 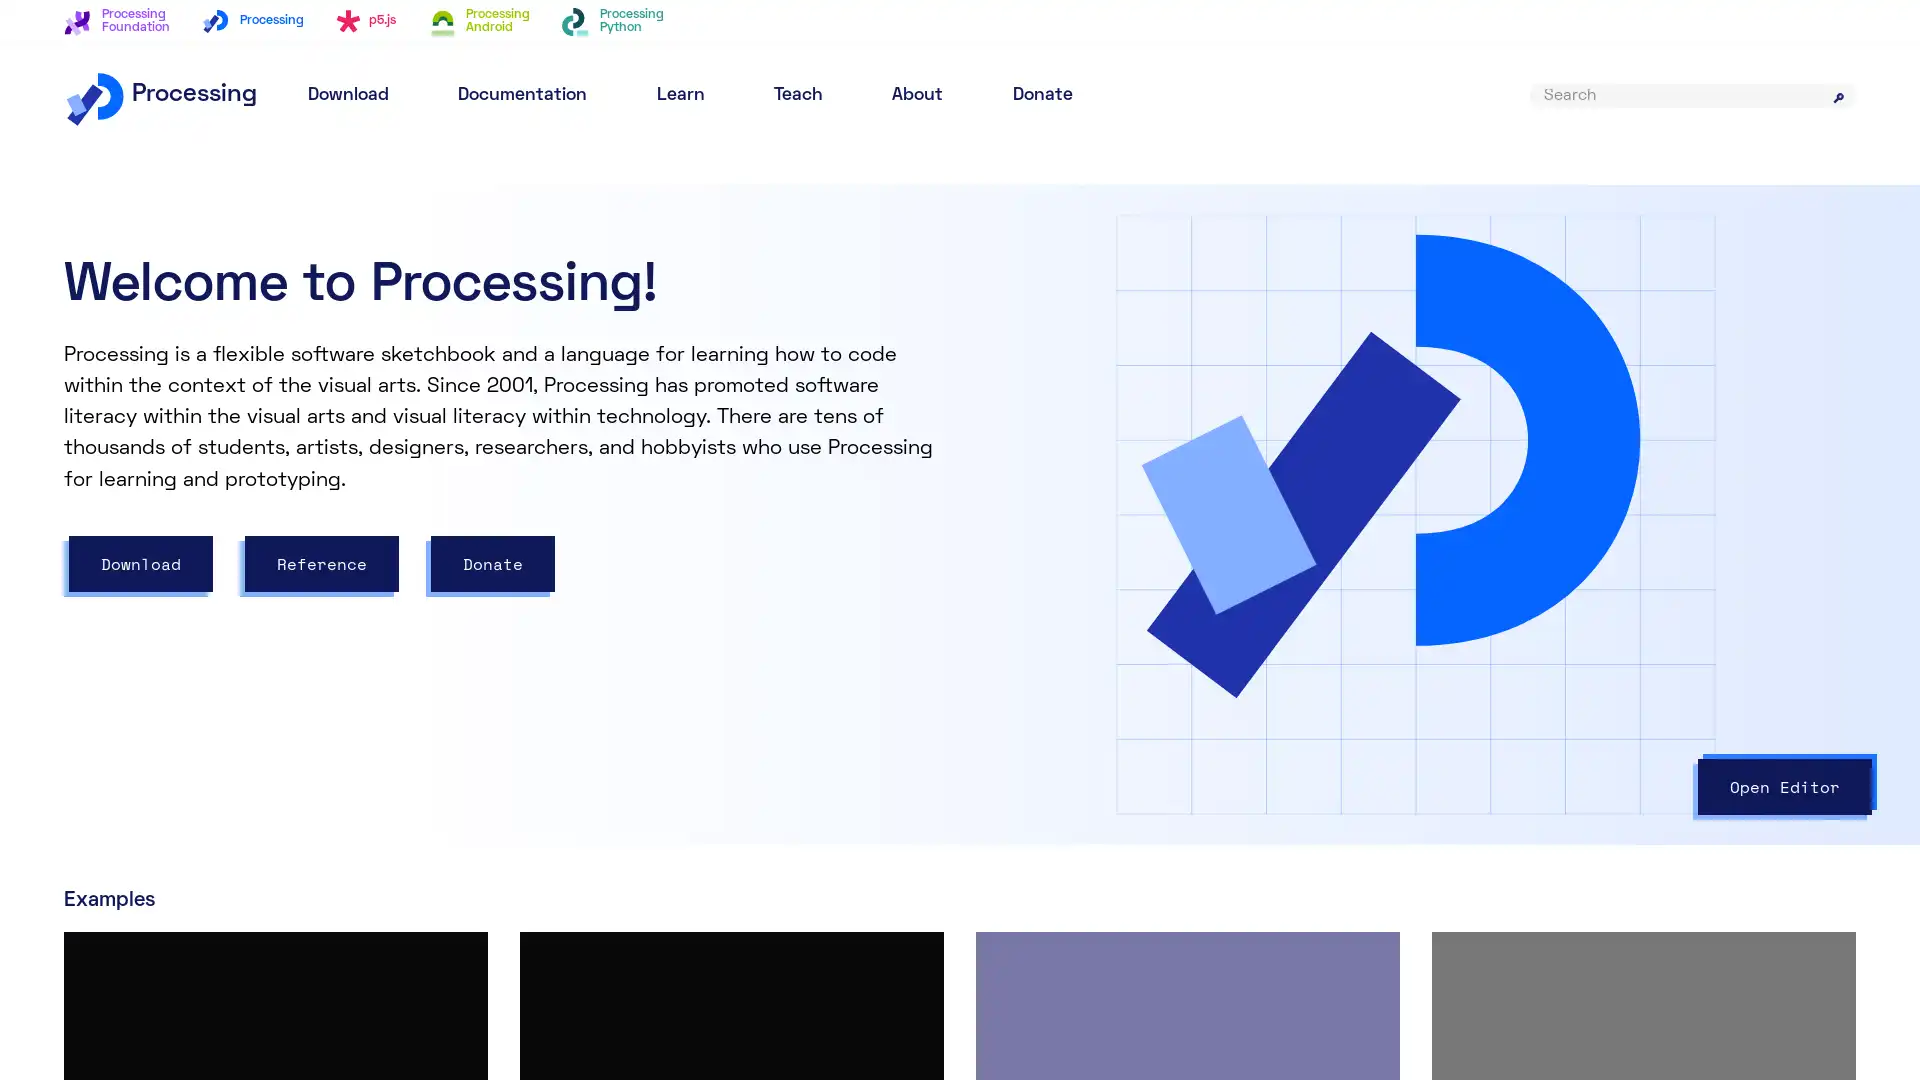 What do you see at coordinates (1093, 663) in the screenshot?
I see `change position` at bounding box center [1093, 663].